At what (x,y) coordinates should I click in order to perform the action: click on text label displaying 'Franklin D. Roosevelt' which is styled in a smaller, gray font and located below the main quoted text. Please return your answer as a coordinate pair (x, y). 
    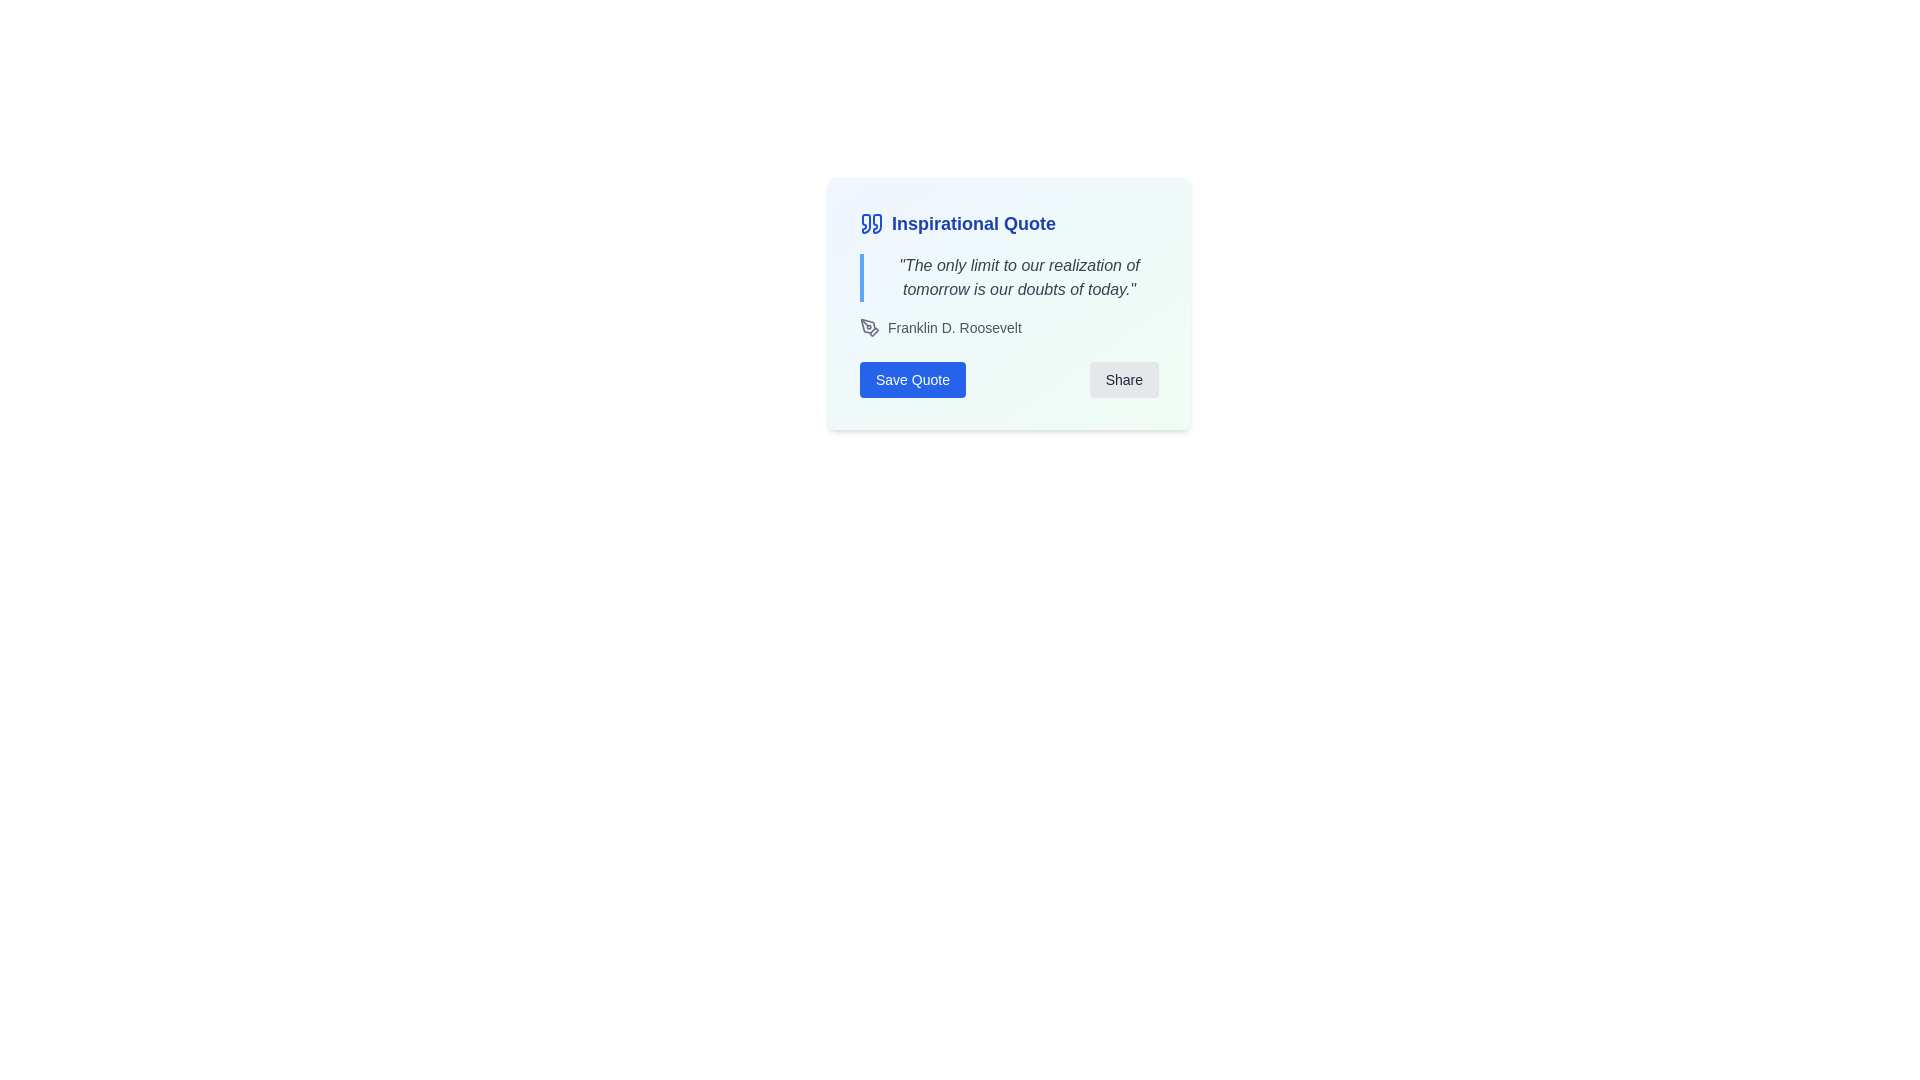
    Looking at the image, I should click on (1009, 326).